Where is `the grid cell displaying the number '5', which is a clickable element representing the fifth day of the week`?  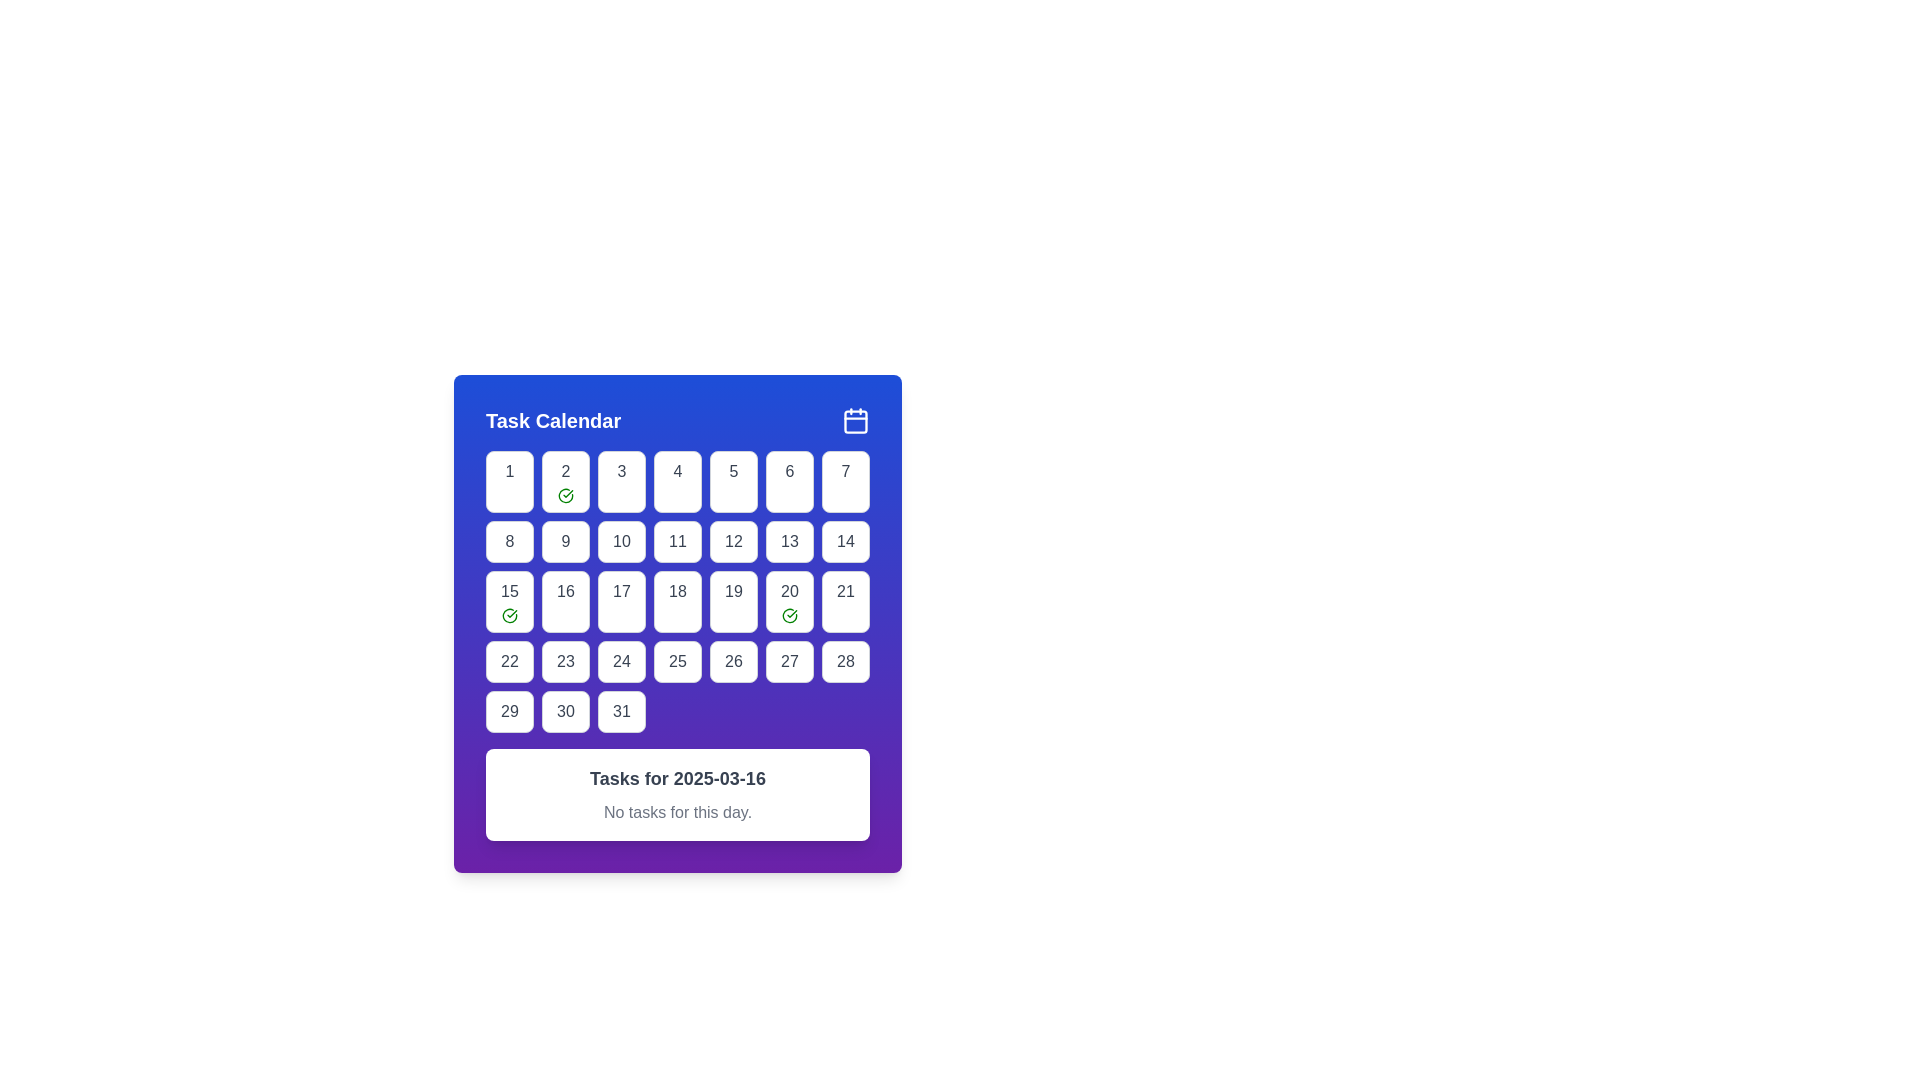
the grid cell displaying the number '5', which is a clickable element representing the fifth day of the week is located at coordinates (733, 471).